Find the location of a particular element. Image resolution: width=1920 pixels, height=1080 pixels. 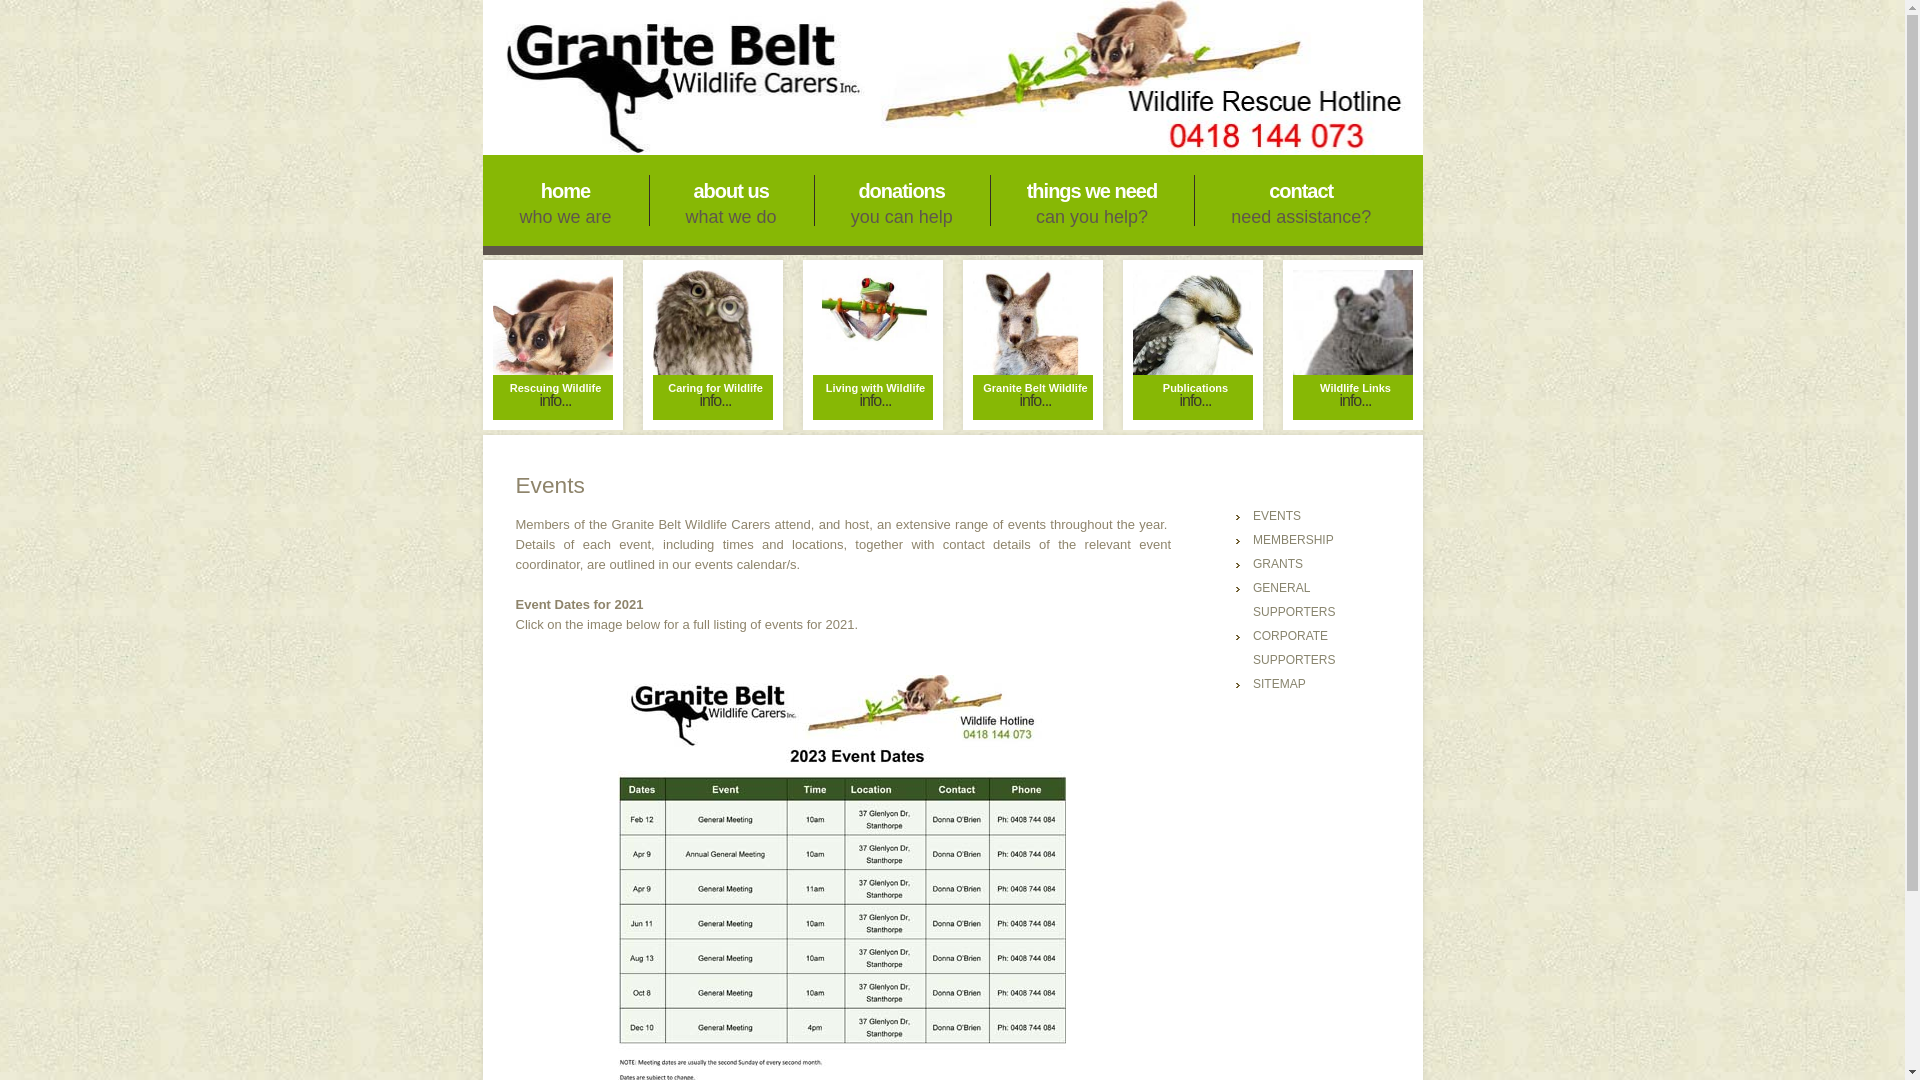

'EVENTS' is located at coordinates (1275, 515).